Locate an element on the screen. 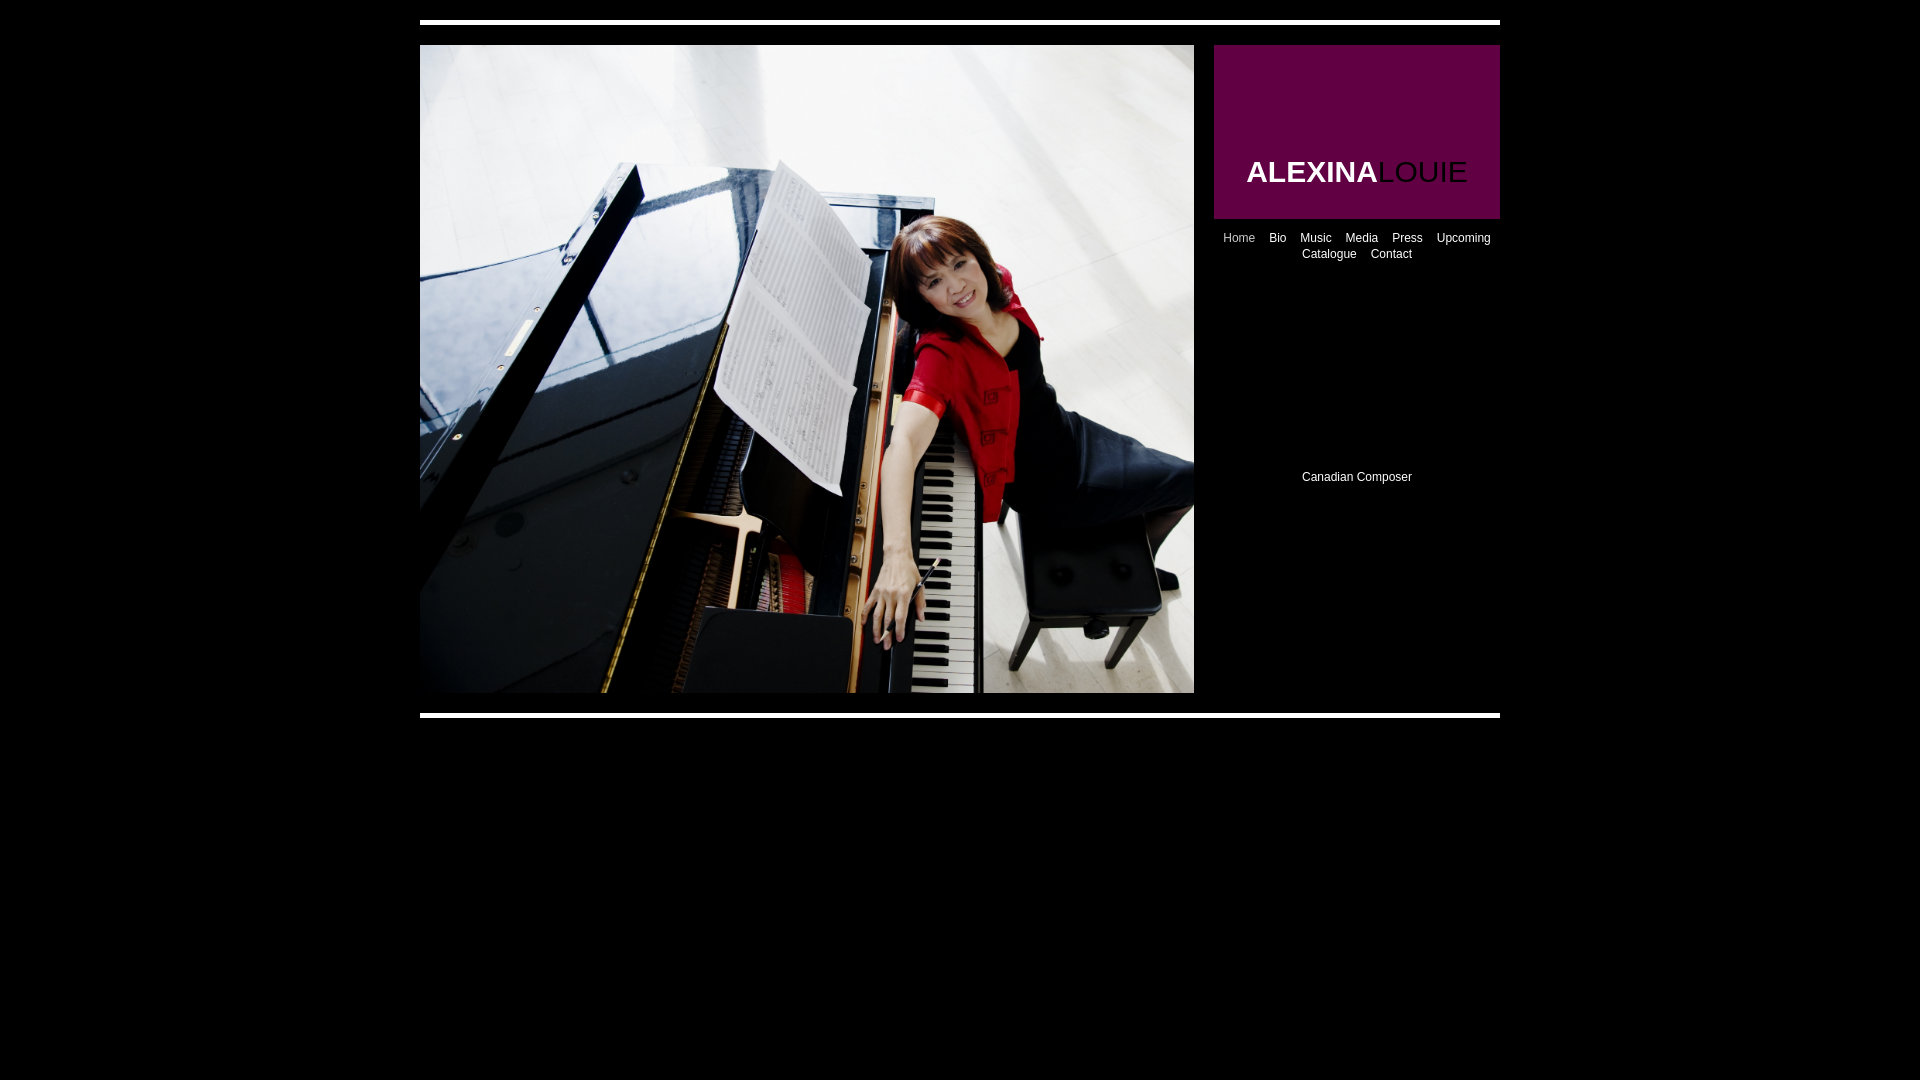 The image size is (1920, 1080). 'Home' is located at coordinates (1237, 237).